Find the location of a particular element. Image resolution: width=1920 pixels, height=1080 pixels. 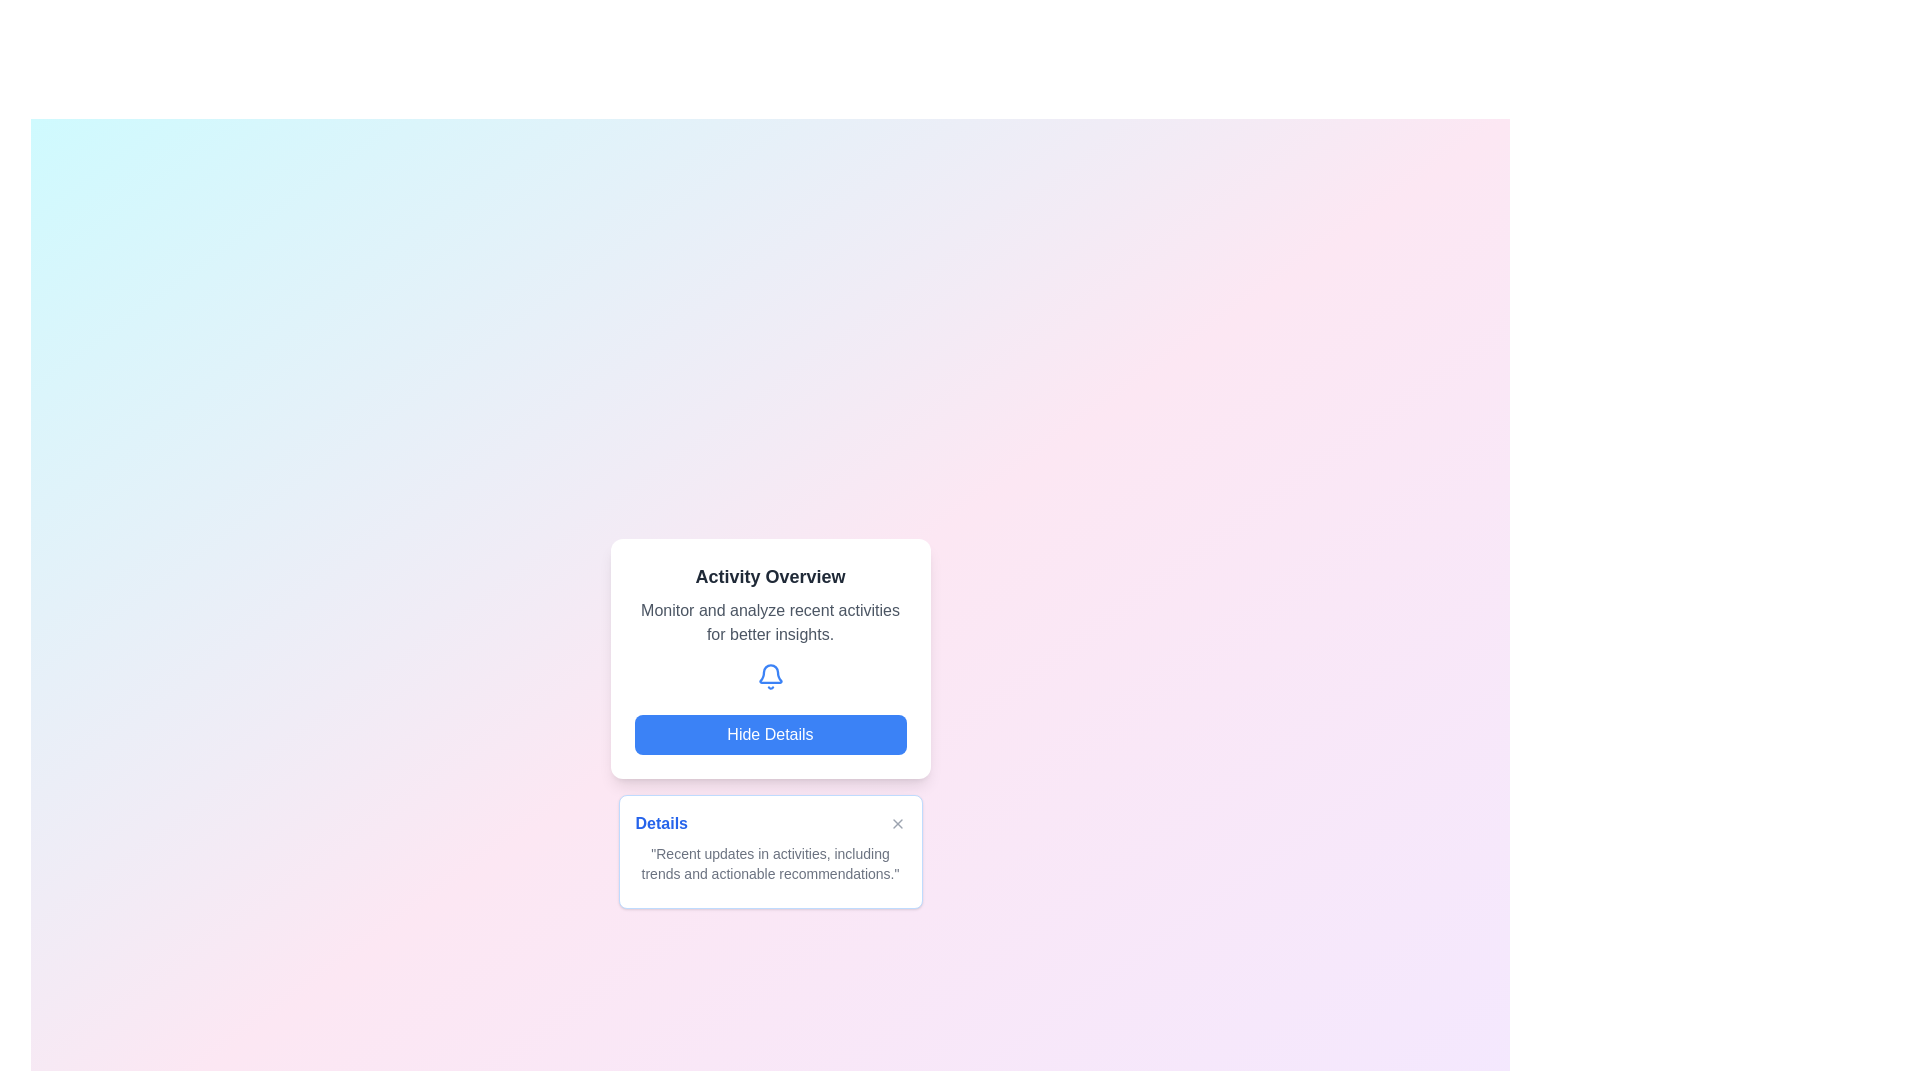

the close button located in the top-right corner of the 'Details' section is located at coordinates (896, 824).